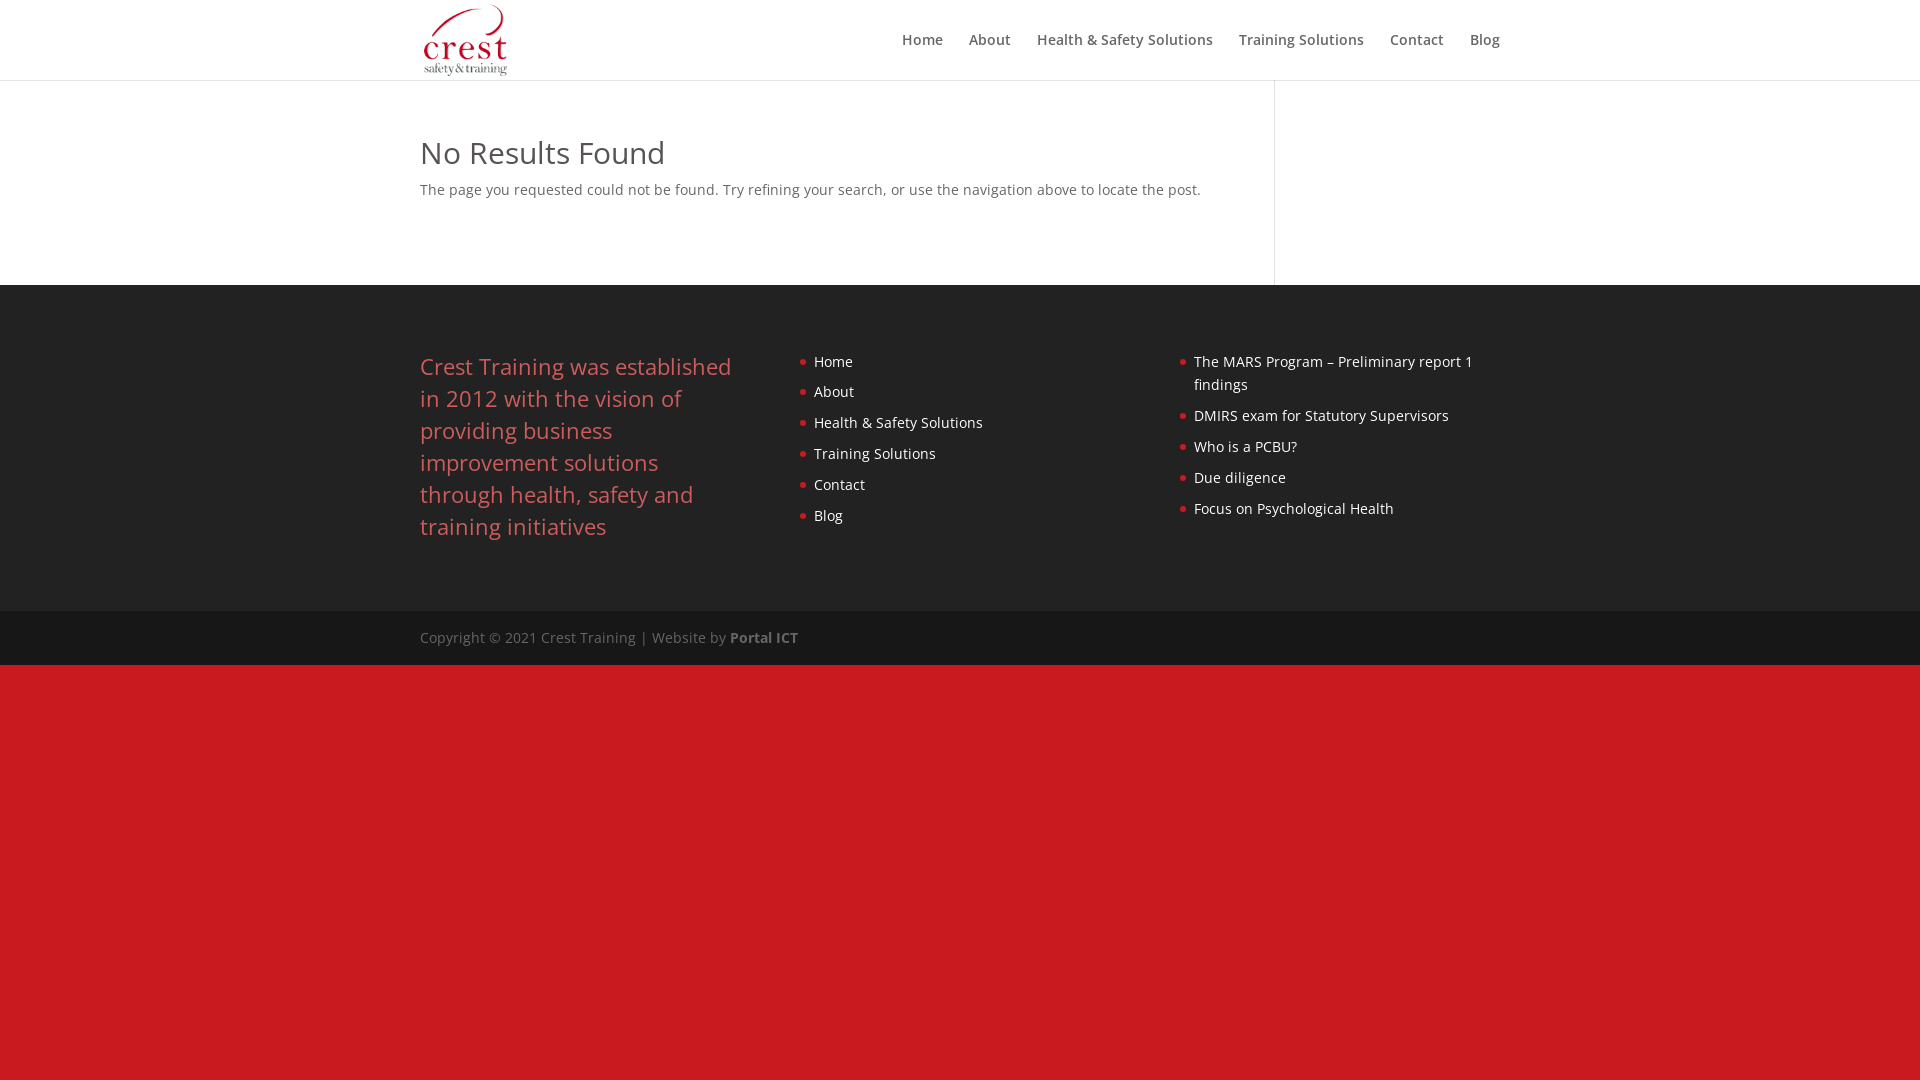 Image resolution: width=1920 pixels, height=1080 pixels. Describe the element at coordinates (1244, 445) in the screenshot. I see `'Who is a PCBU?'` at that location.